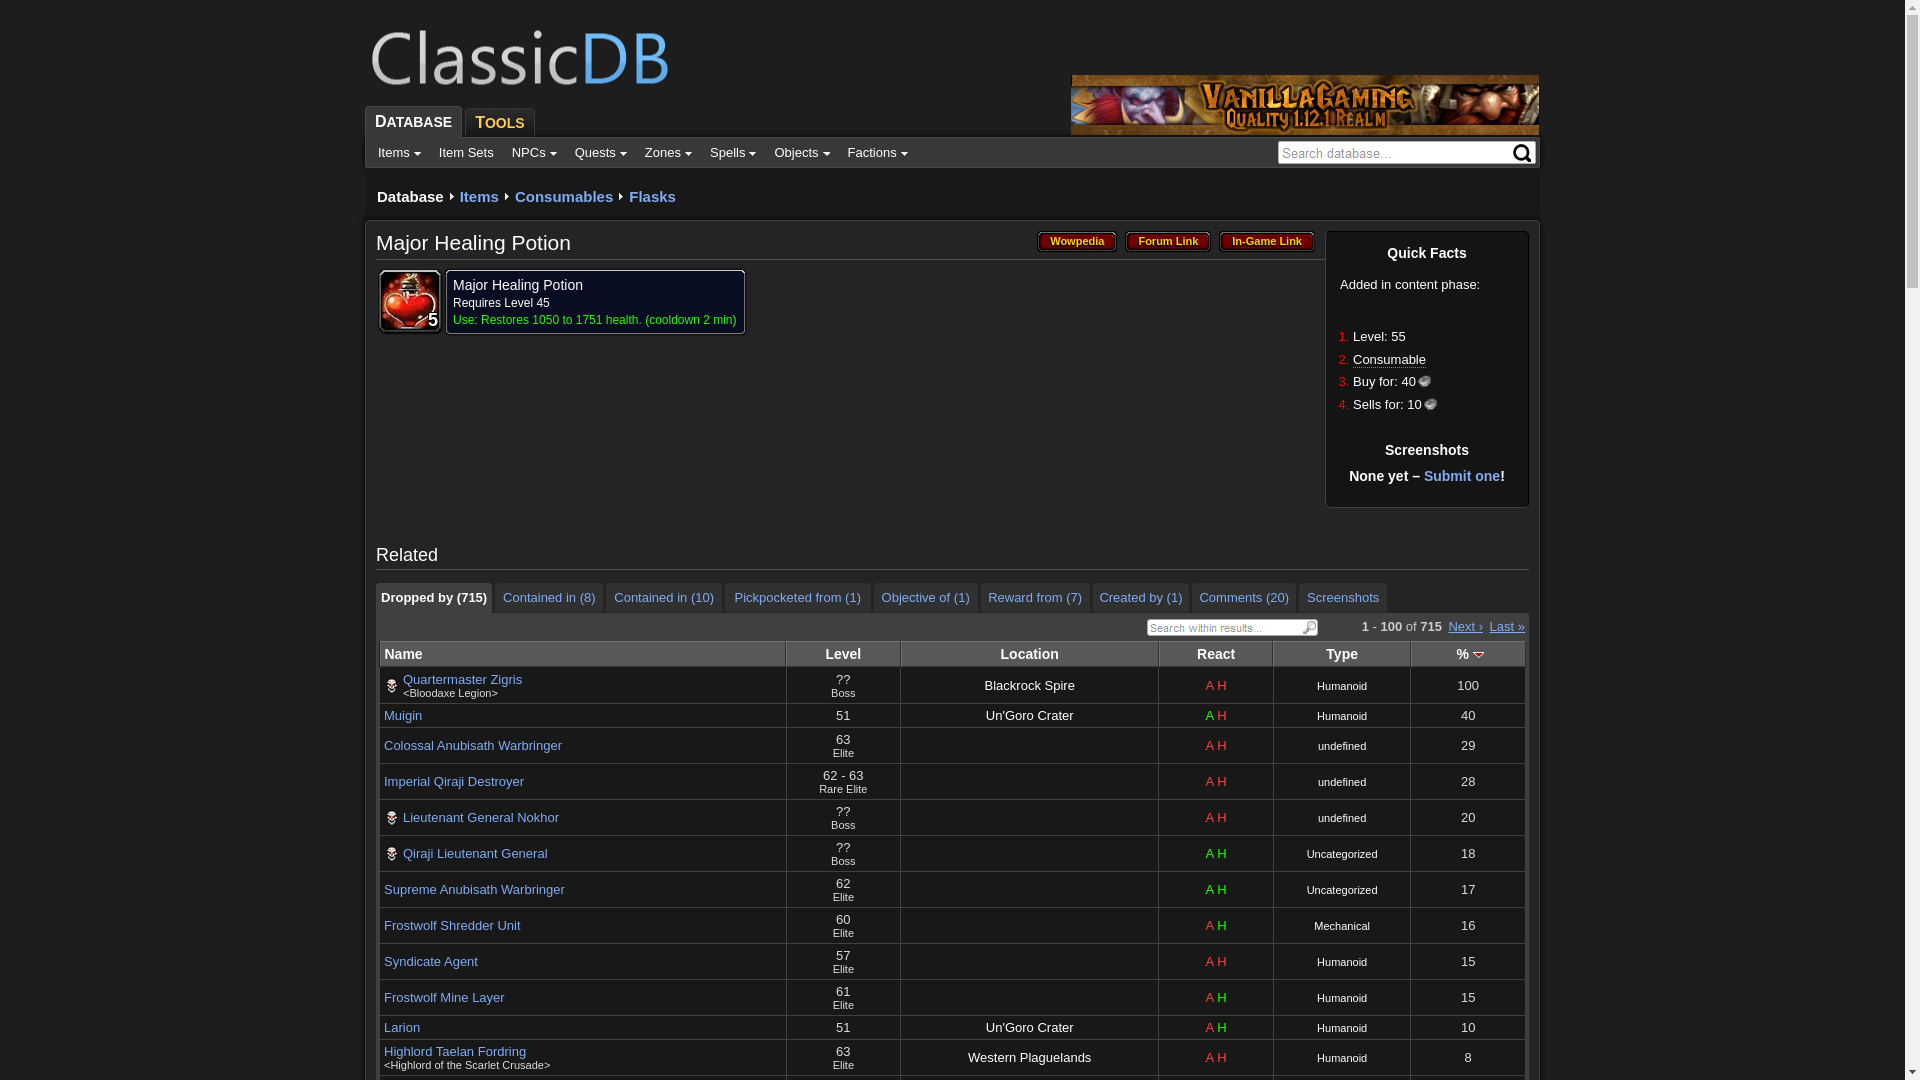 This screenshot has width=1920, height=1080. What do you see at coordinates (503, 151) in the screenshot?
I see `'NPCs'` at bounding box center [503, 151].